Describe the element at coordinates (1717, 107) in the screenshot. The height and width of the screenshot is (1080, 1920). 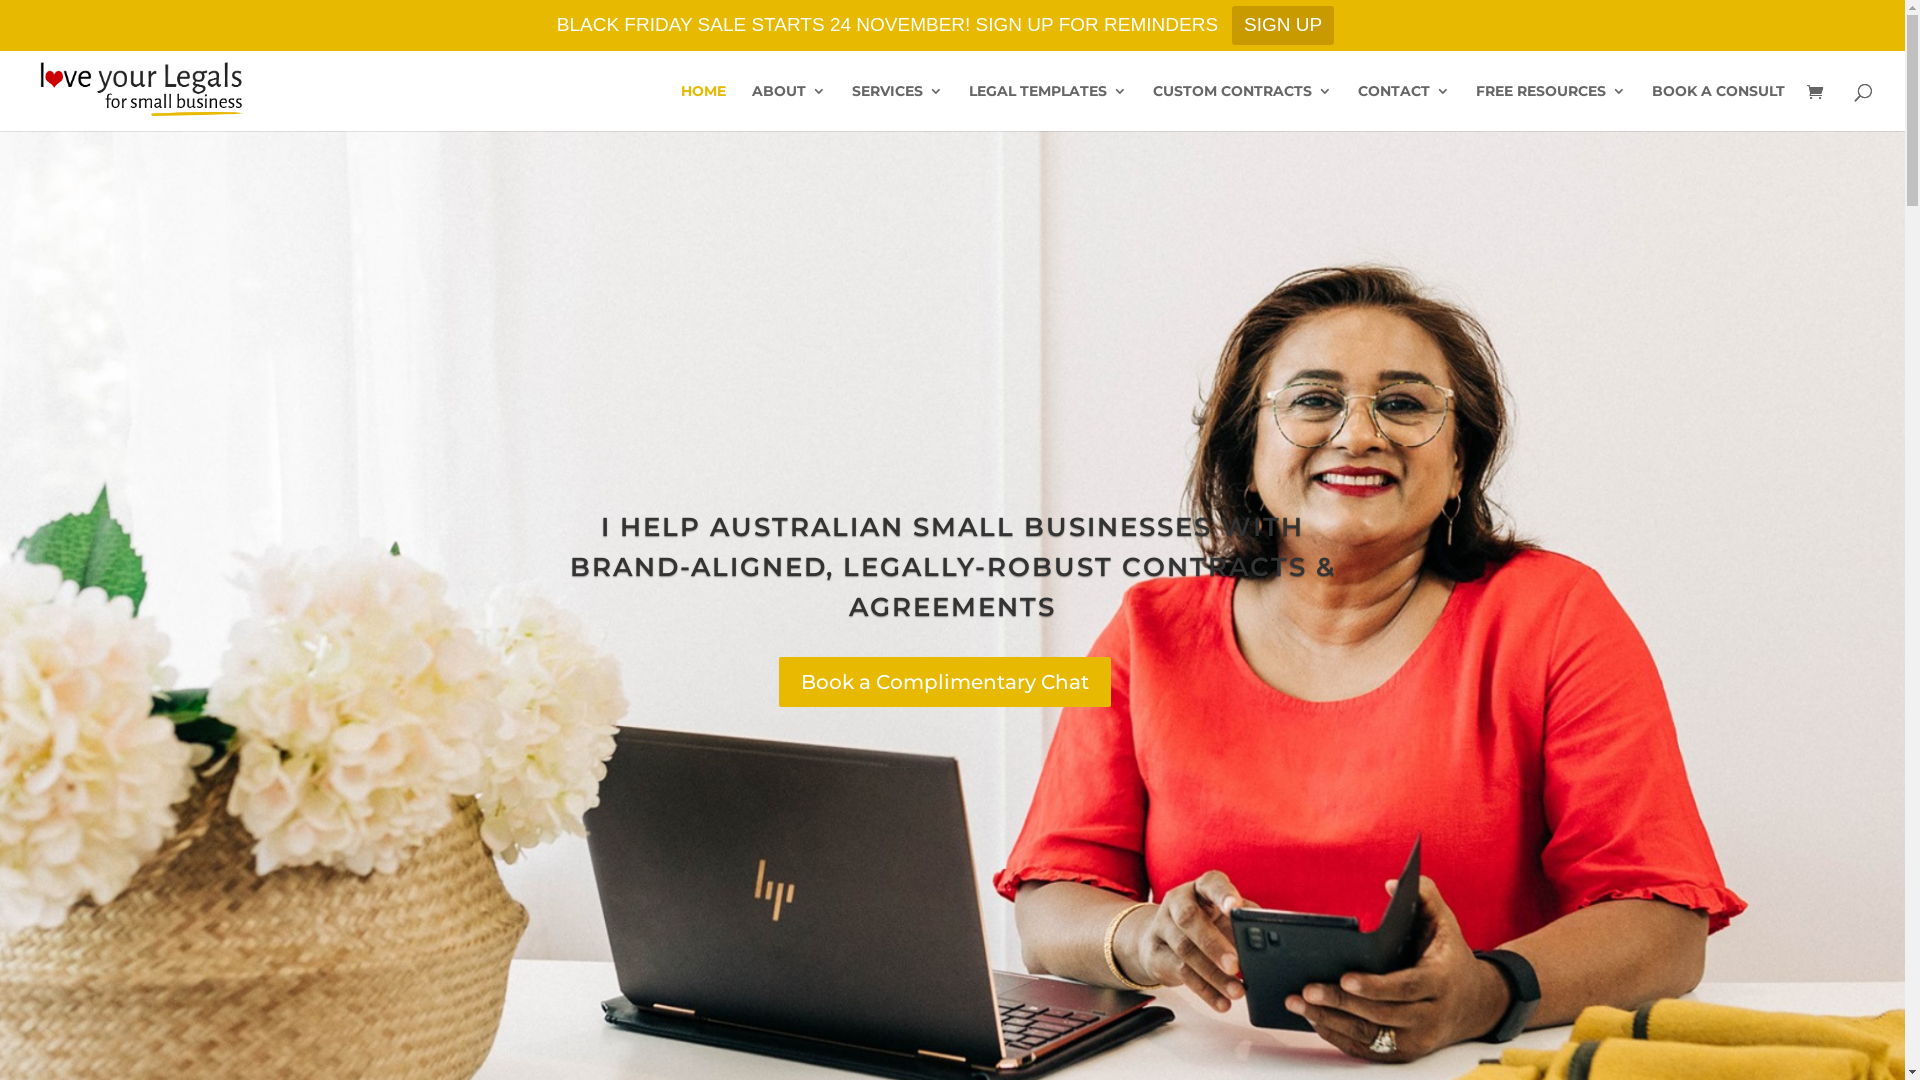
I see `'BOOK A CONSULT'` at that location.